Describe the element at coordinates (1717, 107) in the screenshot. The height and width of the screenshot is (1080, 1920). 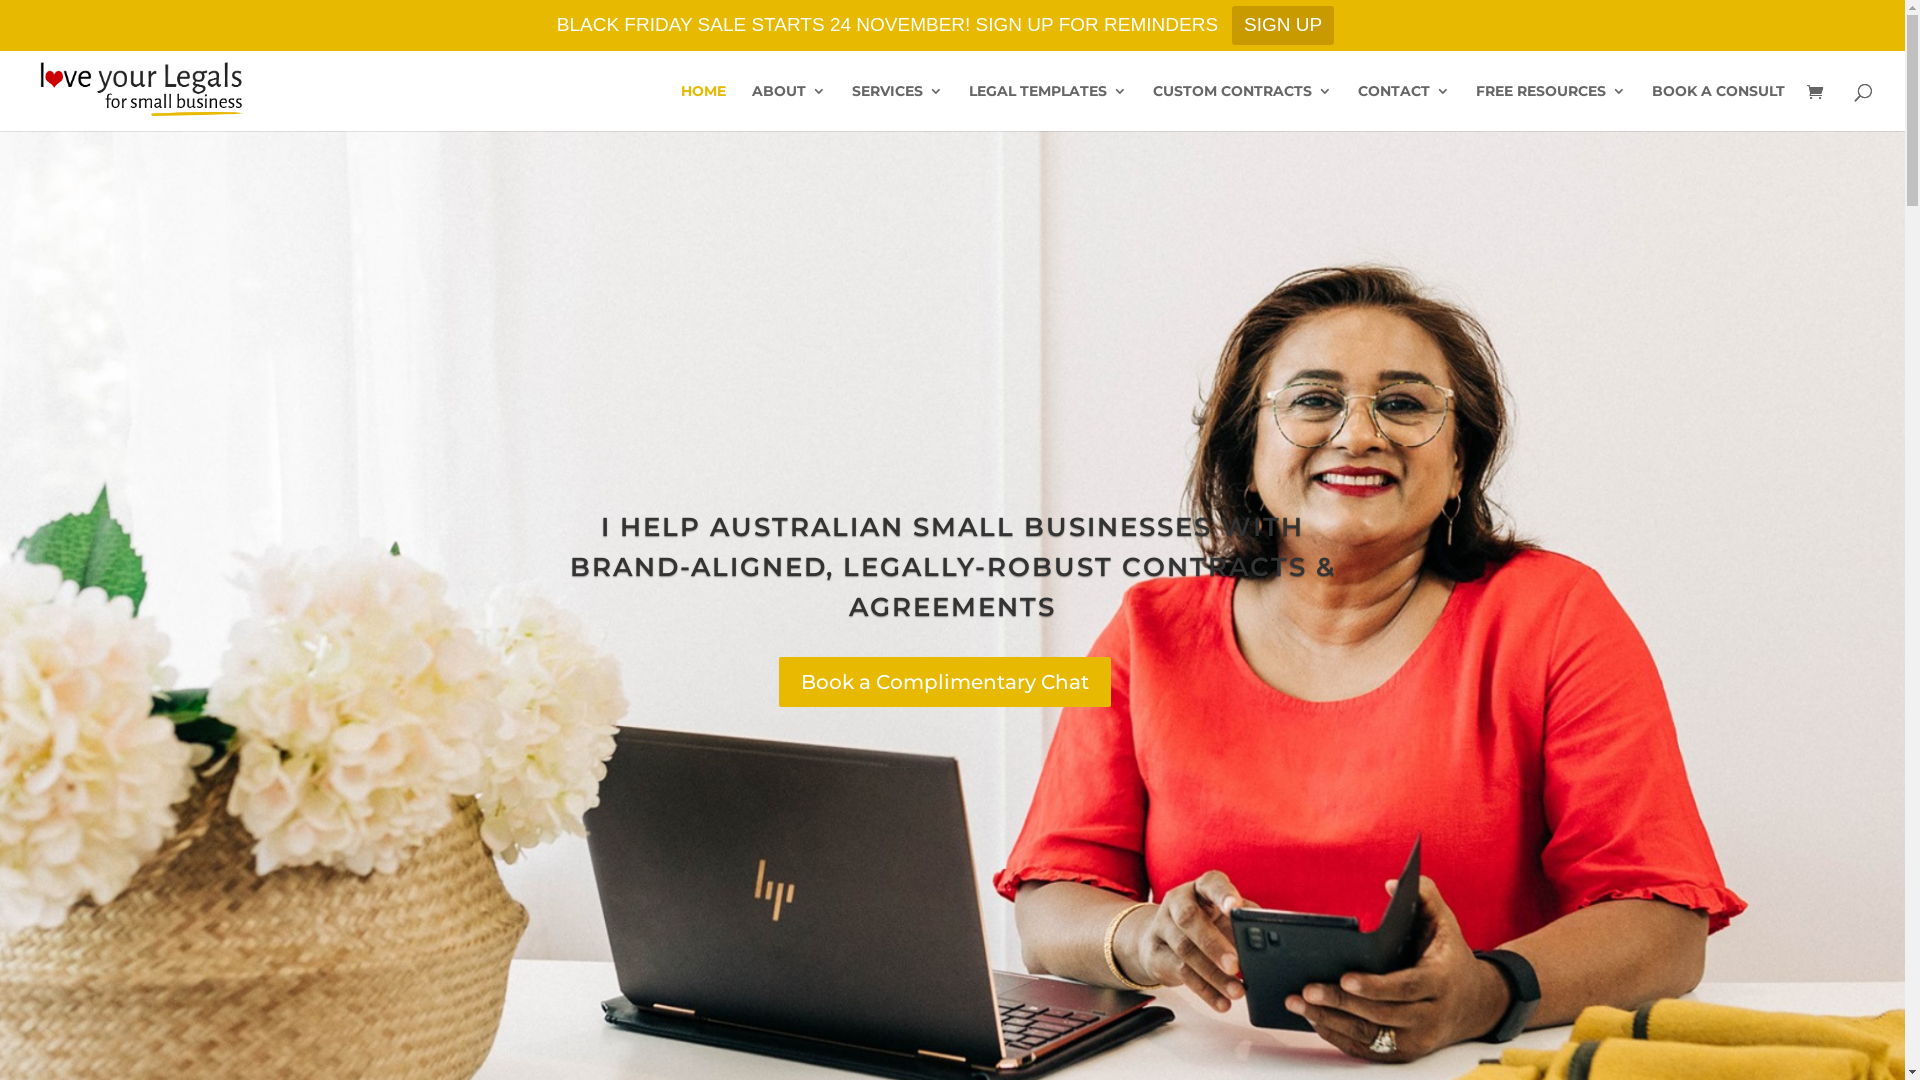
I see `'BOOK A CONSULT'` at that location.